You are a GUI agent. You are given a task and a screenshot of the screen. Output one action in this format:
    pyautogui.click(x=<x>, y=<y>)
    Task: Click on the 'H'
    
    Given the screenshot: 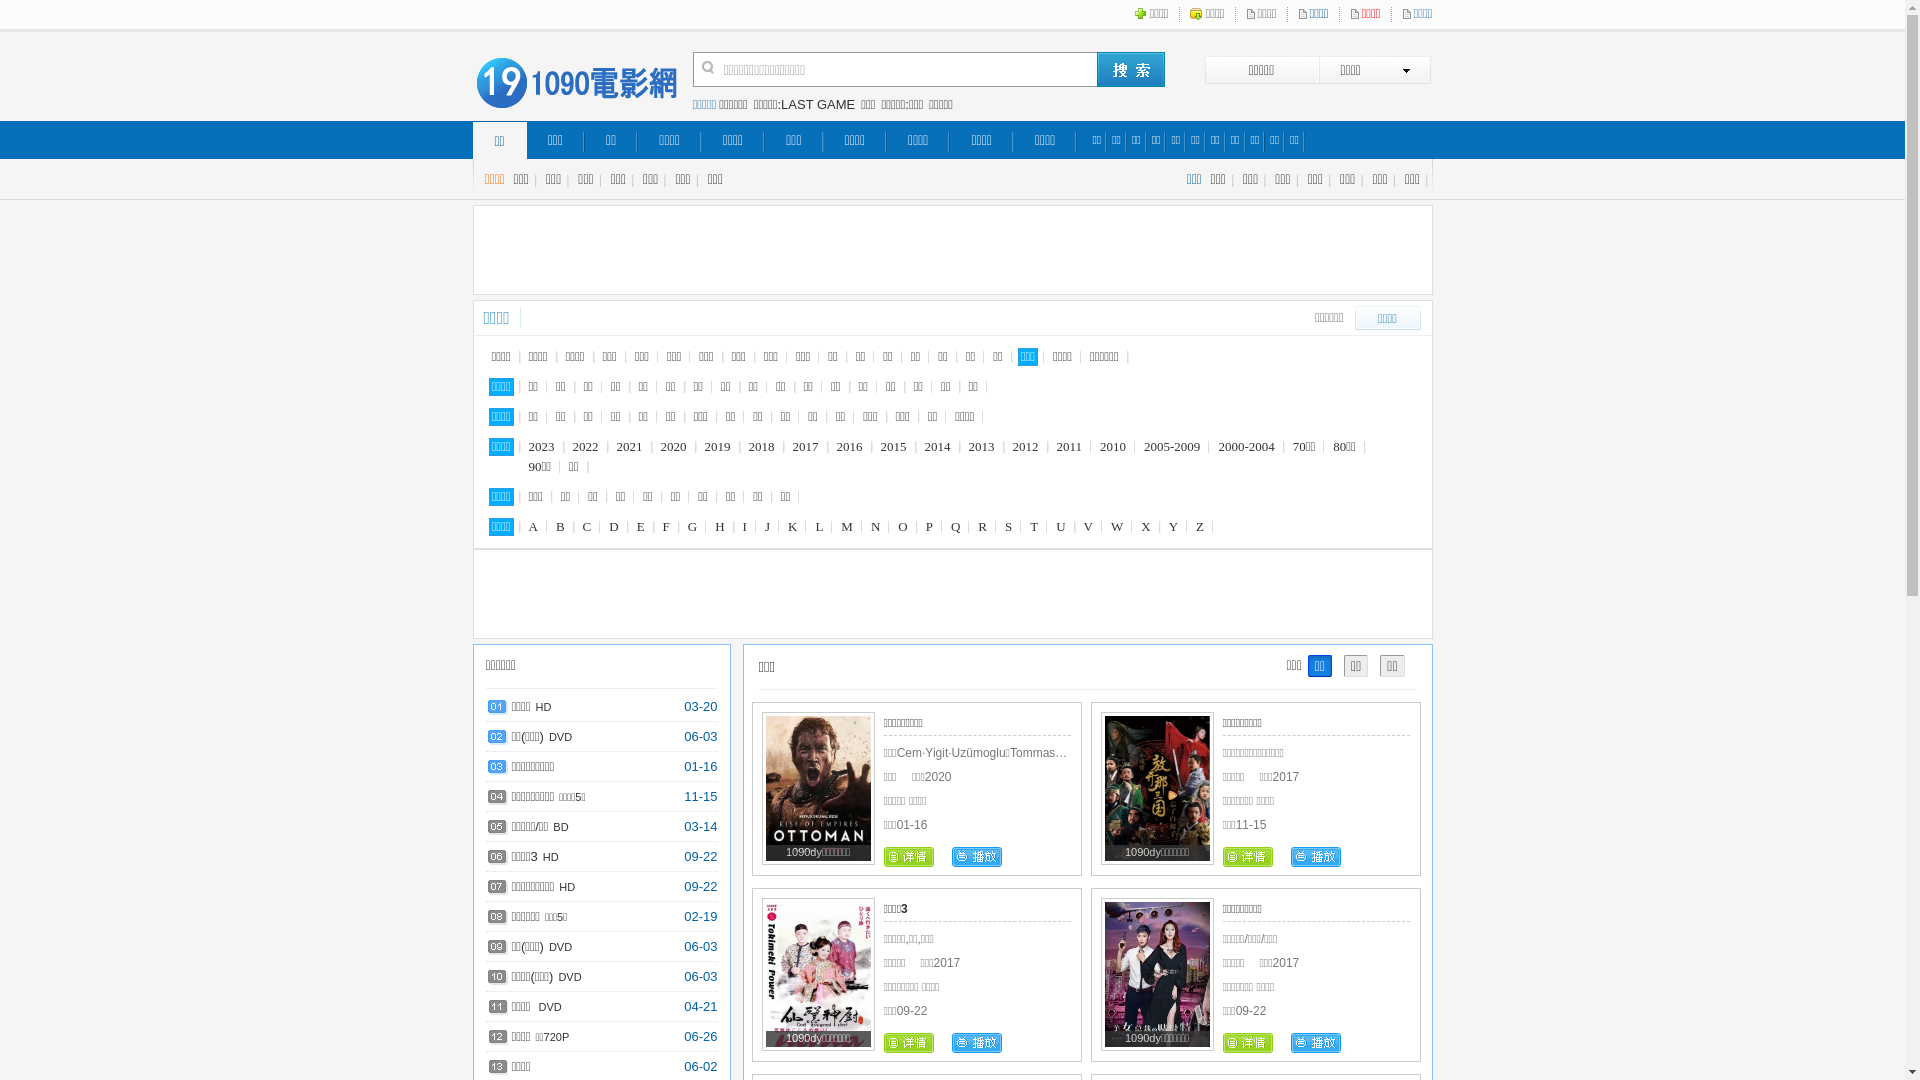 What is the action you would take?
    pyautogui.click(x=719, y=526)
    